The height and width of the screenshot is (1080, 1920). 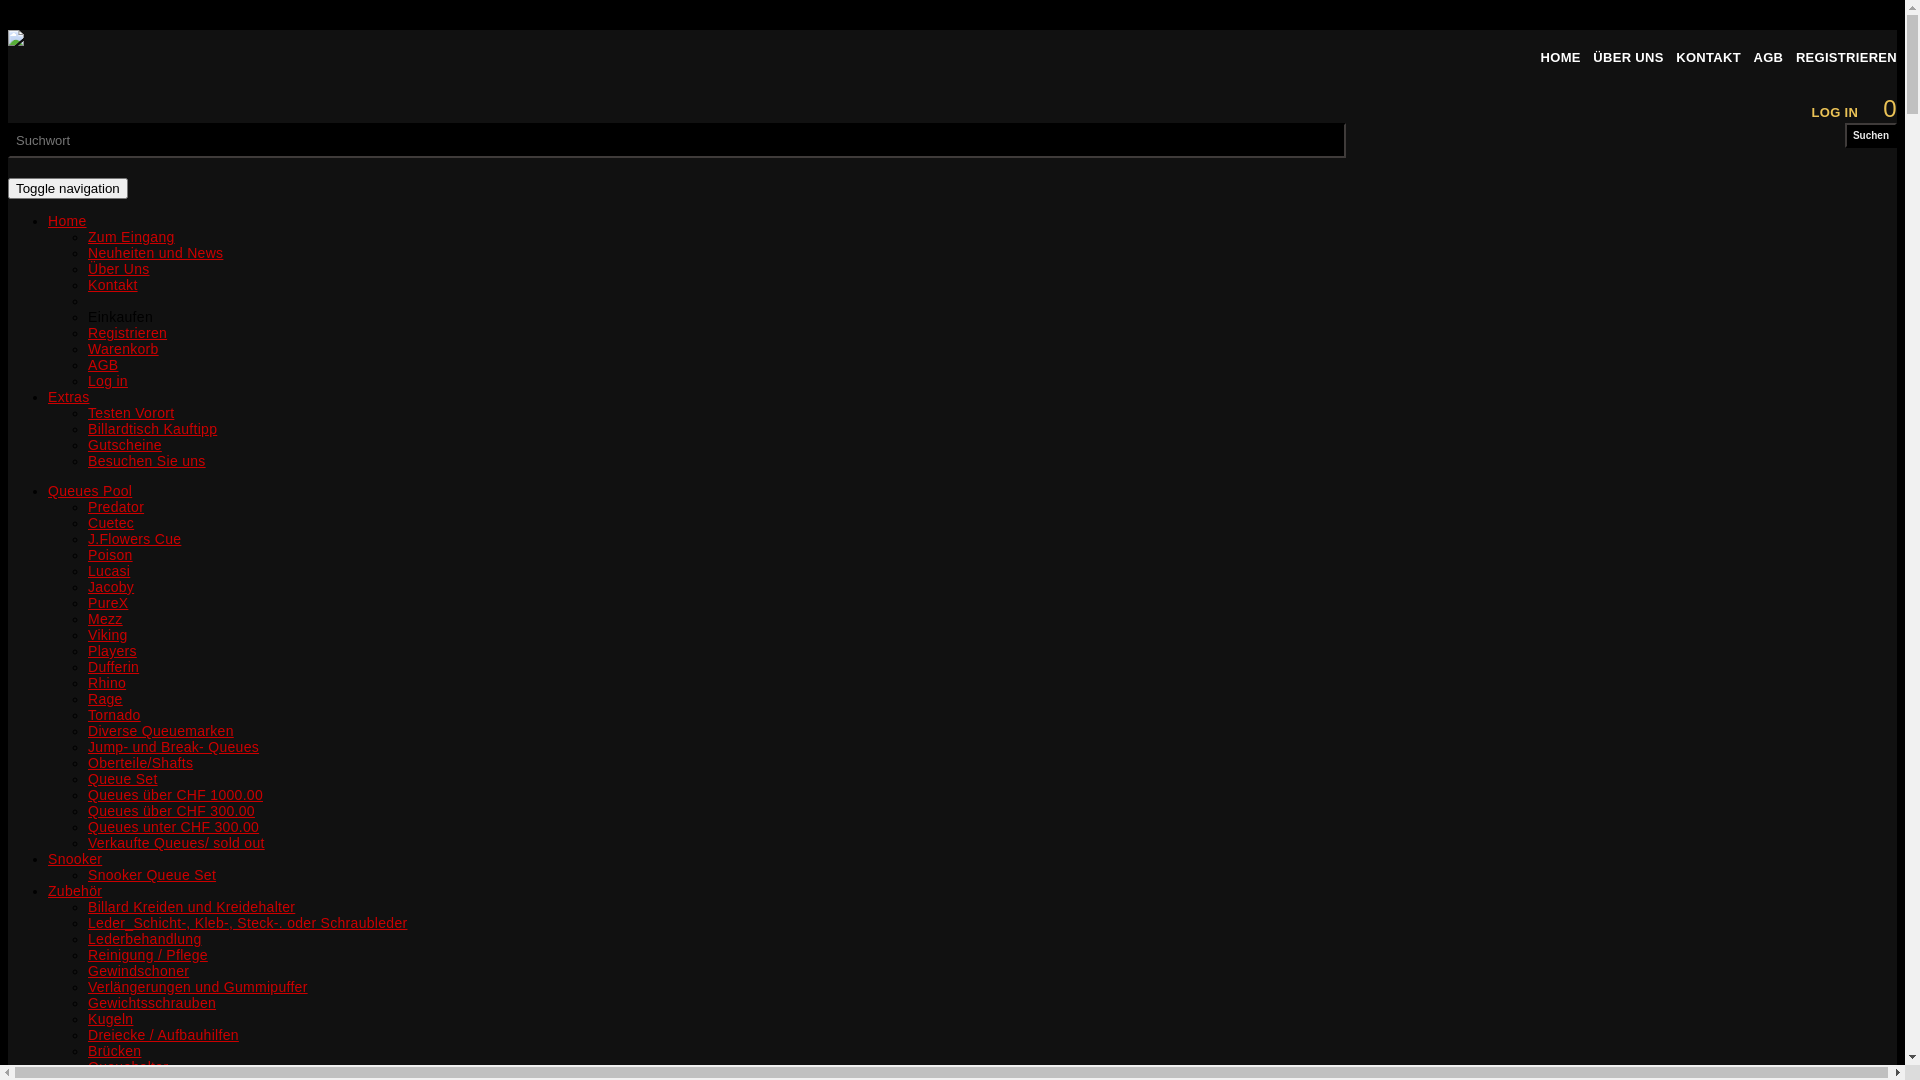 I want to click on 'Home', so click(x=67, y=220).